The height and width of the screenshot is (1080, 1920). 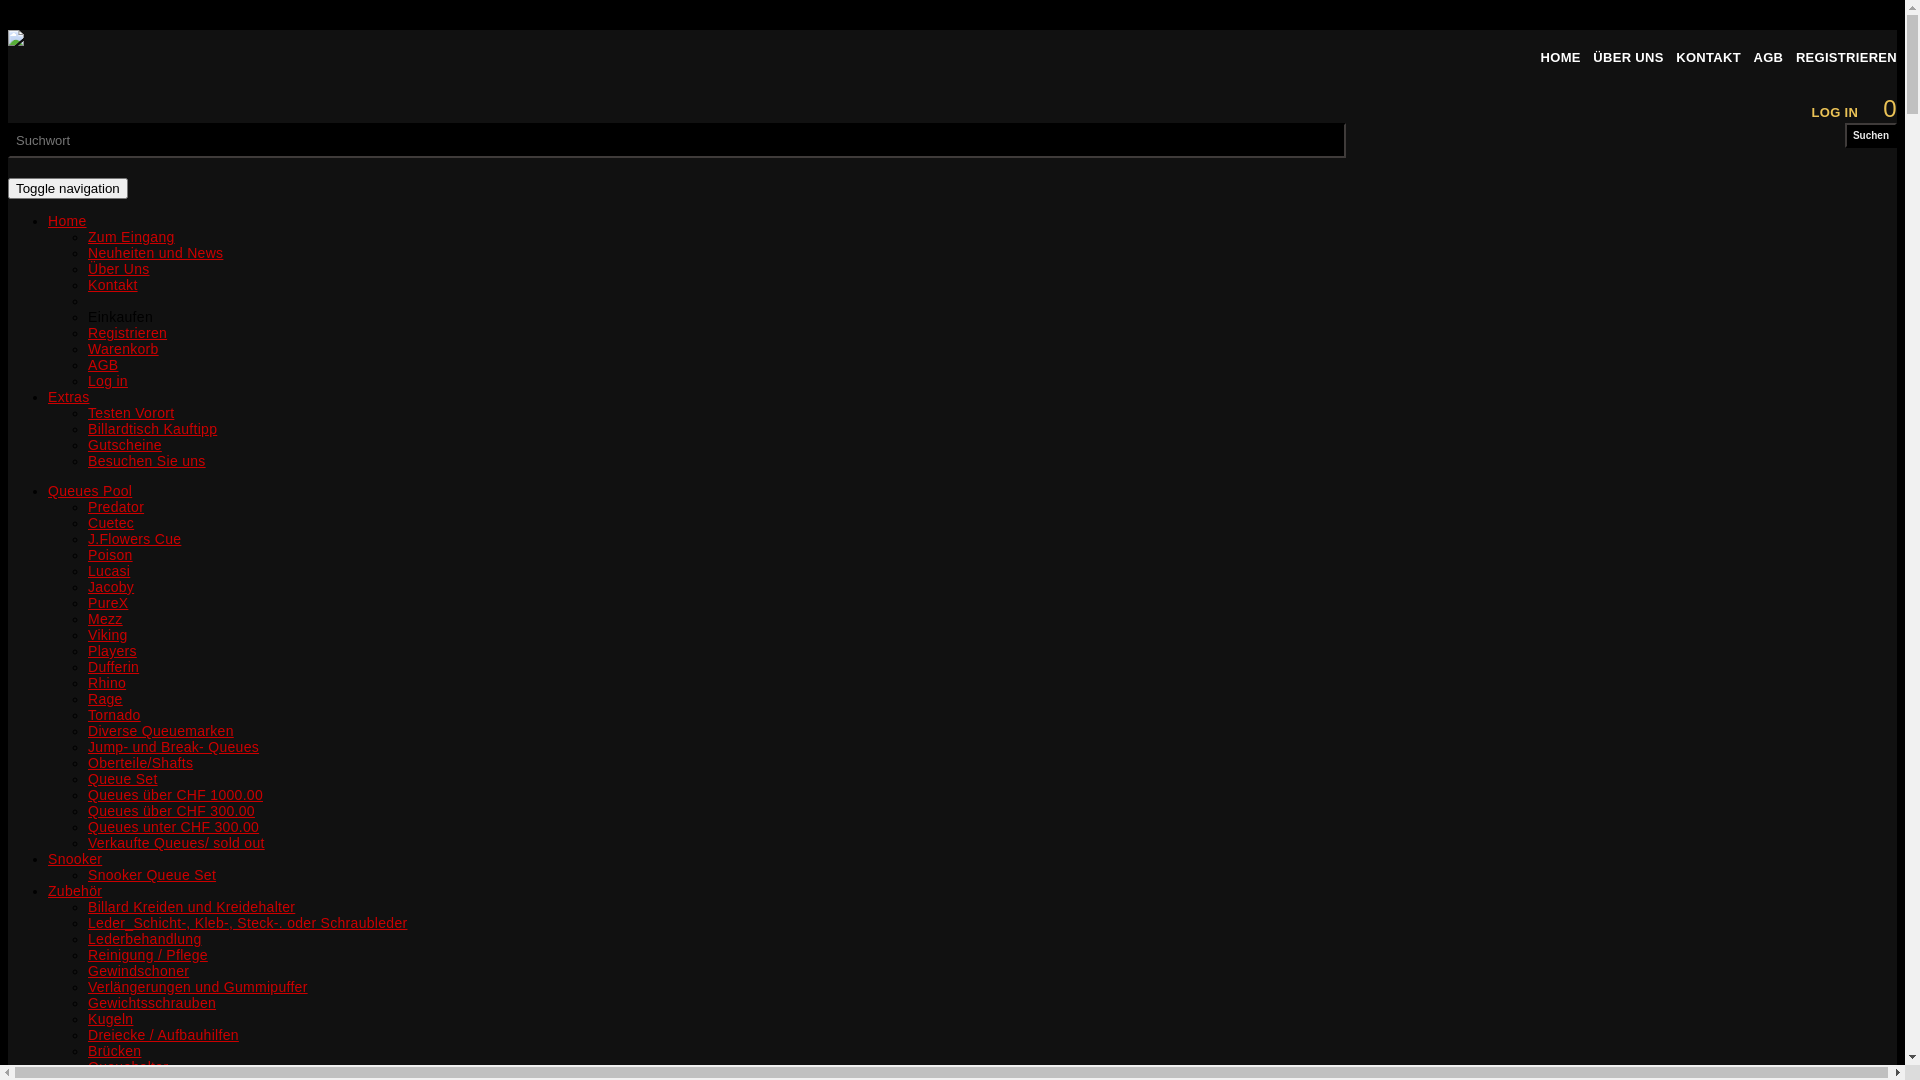 I want to click on 'Home', so click(x=67, y=220).